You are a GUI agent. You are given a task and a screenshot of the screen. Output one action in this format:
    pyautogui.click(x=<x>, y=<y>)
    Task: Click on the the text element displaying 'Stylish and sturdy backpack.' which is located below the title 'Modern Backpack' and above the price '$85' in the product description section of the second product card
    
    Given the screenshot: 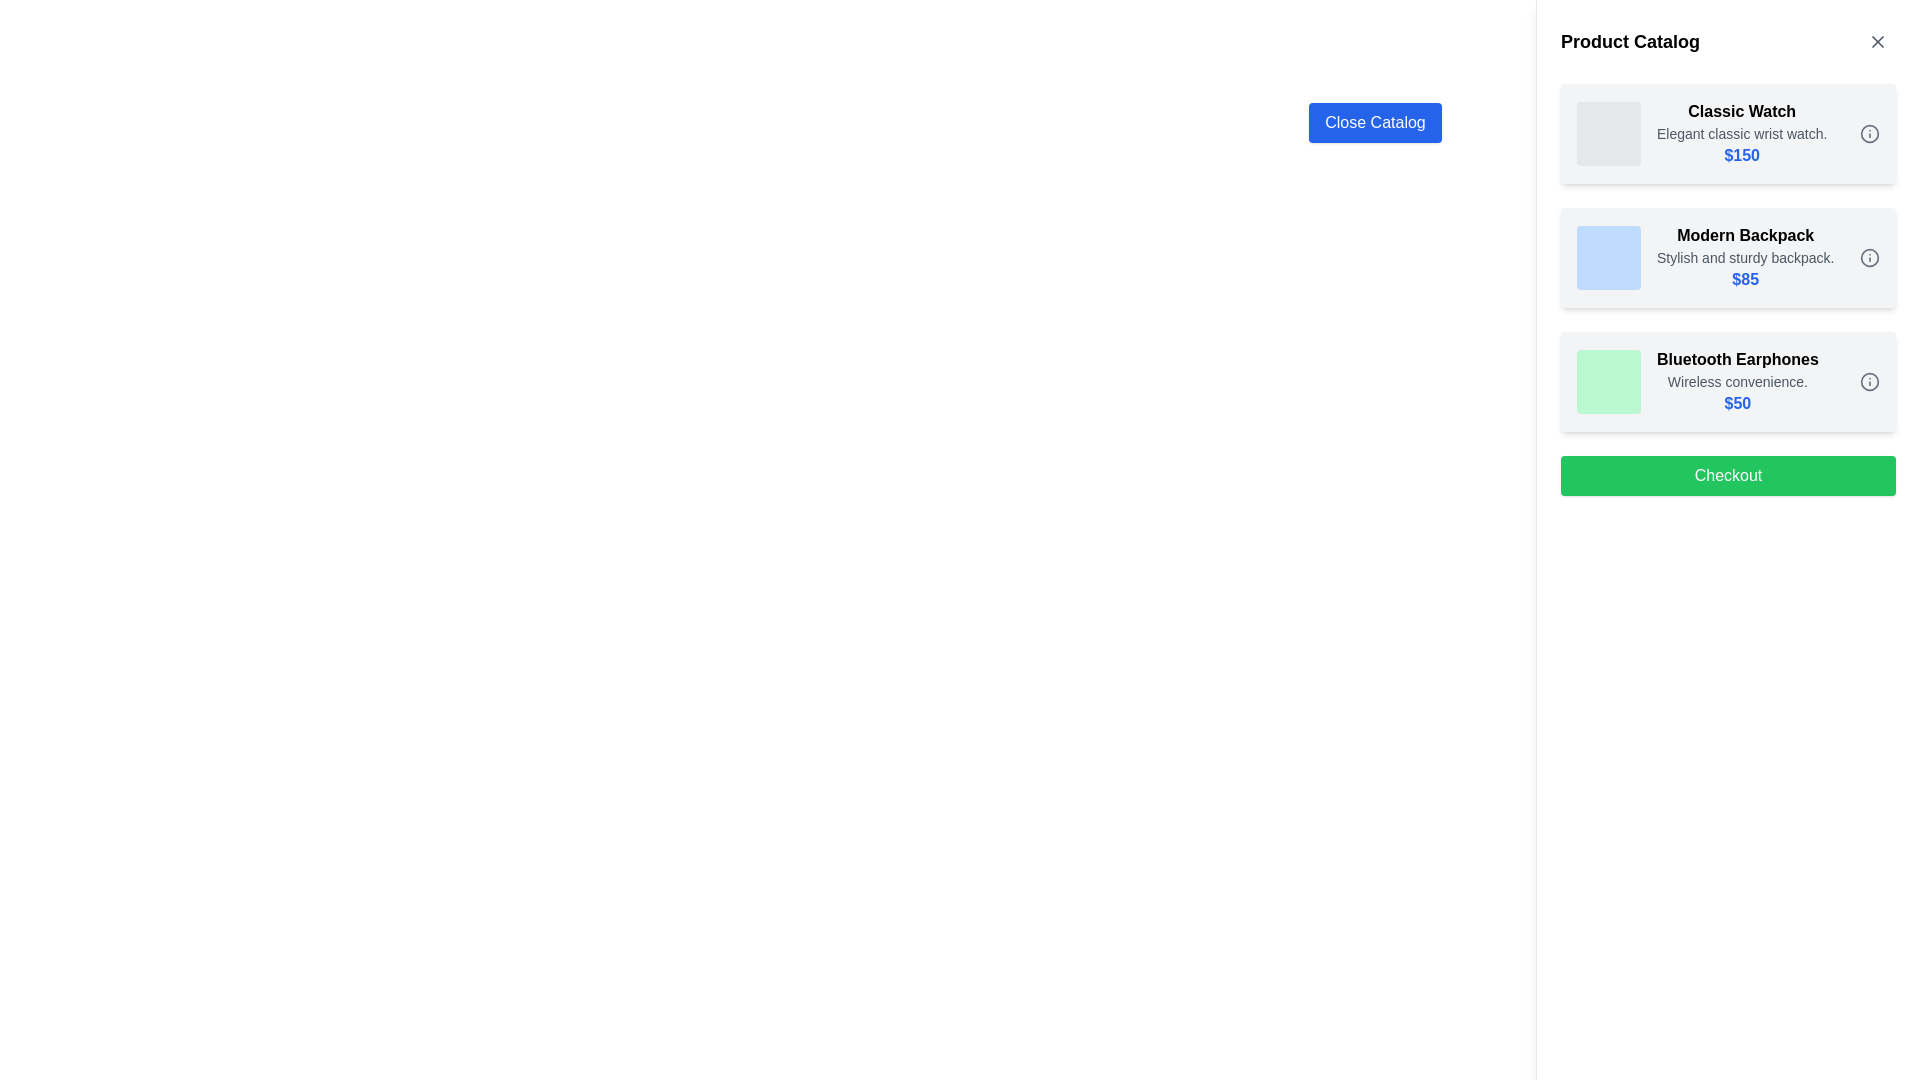 What is the action you would take?
    pyautogui.click(x=1744, y=257)
    